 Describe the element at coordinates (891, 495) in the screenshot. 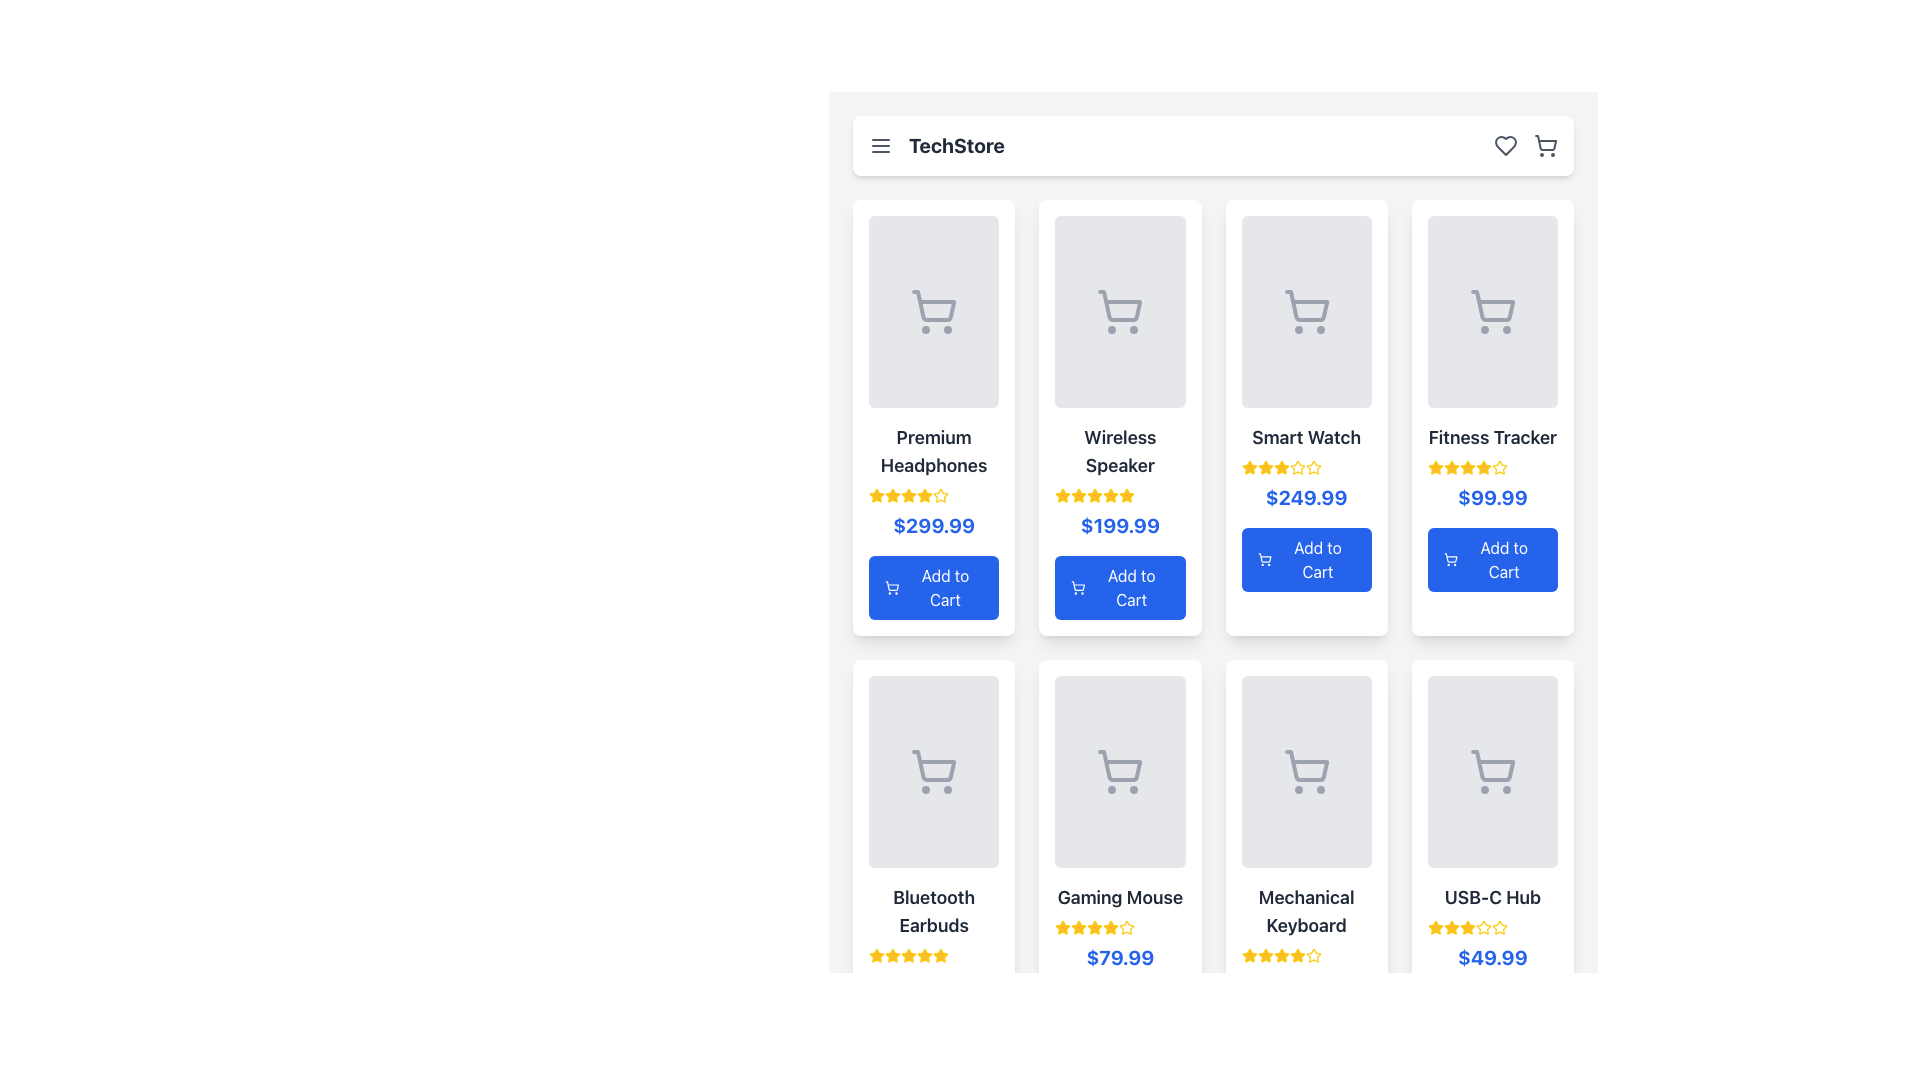

I see `the third star icon in the rating system for the 'Premium Headphones' product` at that location.